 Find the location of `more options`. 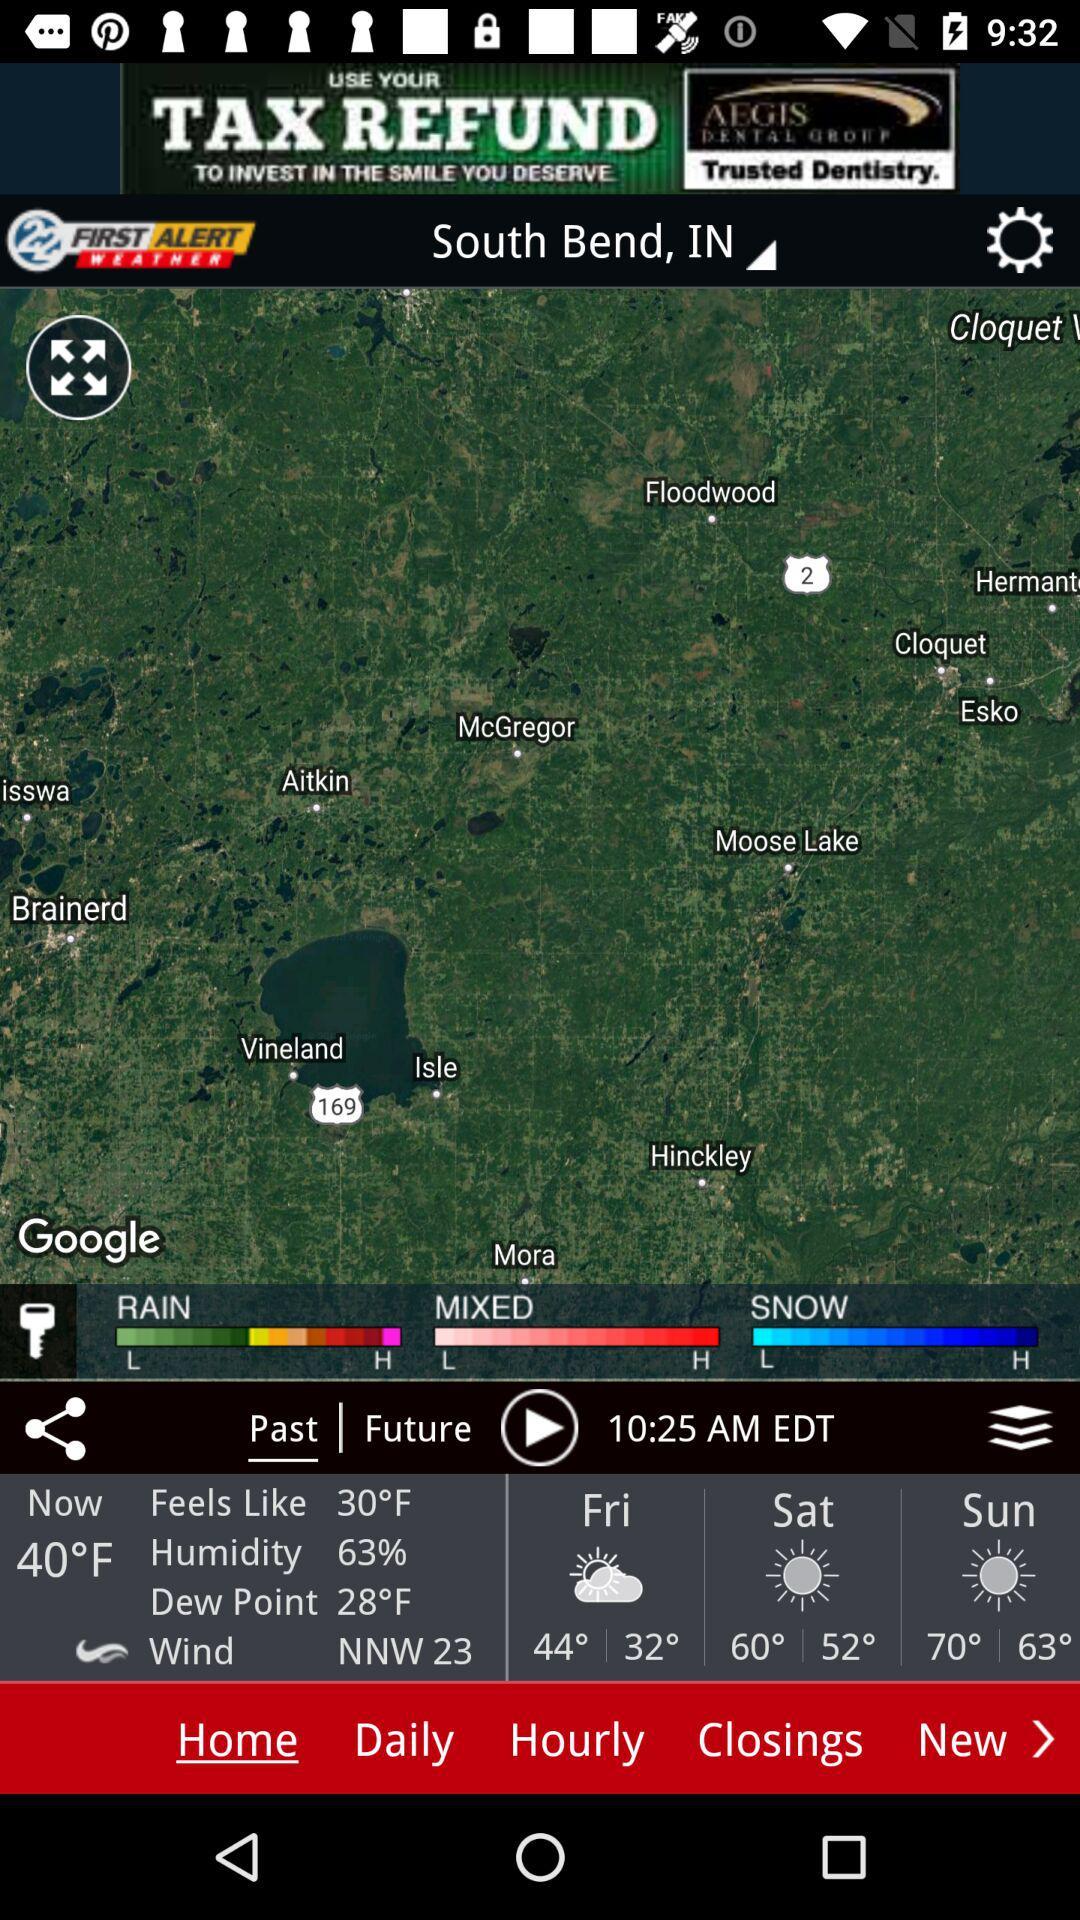

more options is located at coordinates (1042, 1737).